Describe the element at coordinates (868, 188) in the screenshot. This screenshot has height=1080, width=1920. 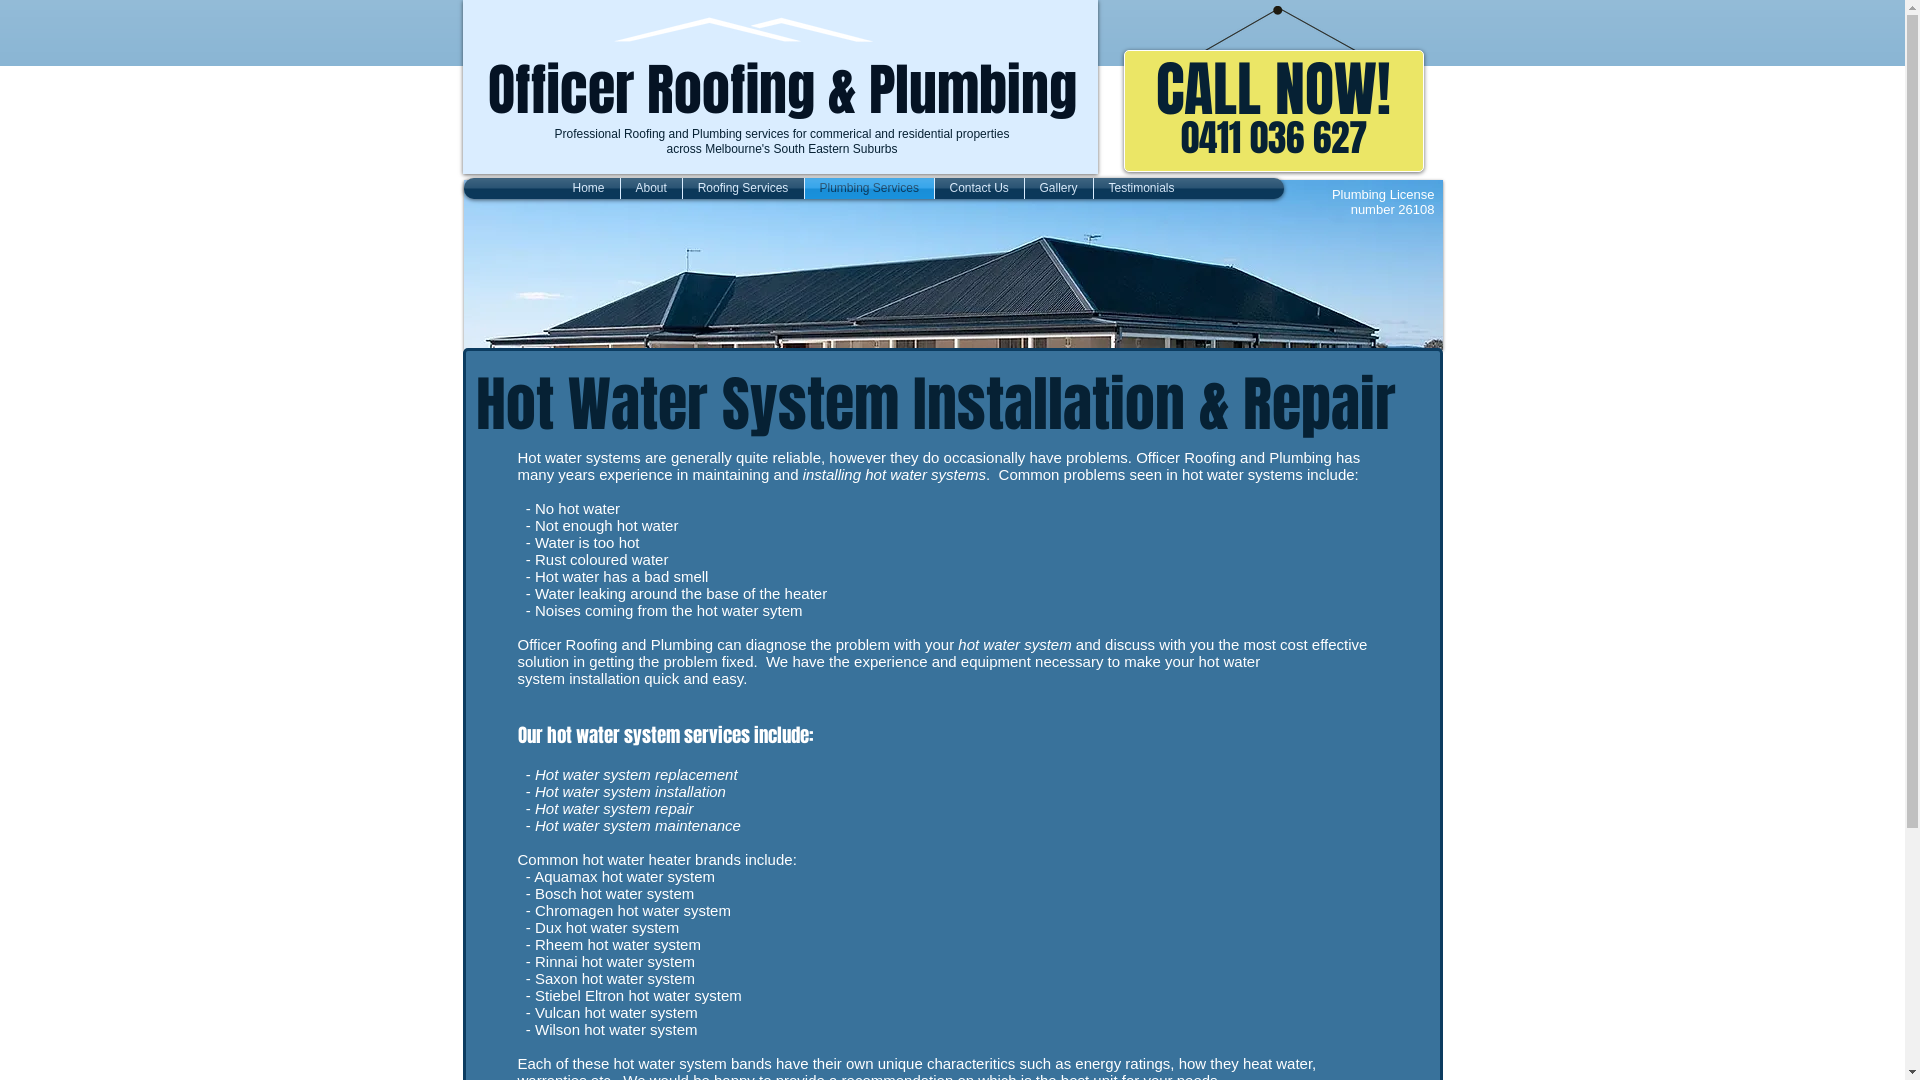
I see `'Plumbing Services'` at that location.